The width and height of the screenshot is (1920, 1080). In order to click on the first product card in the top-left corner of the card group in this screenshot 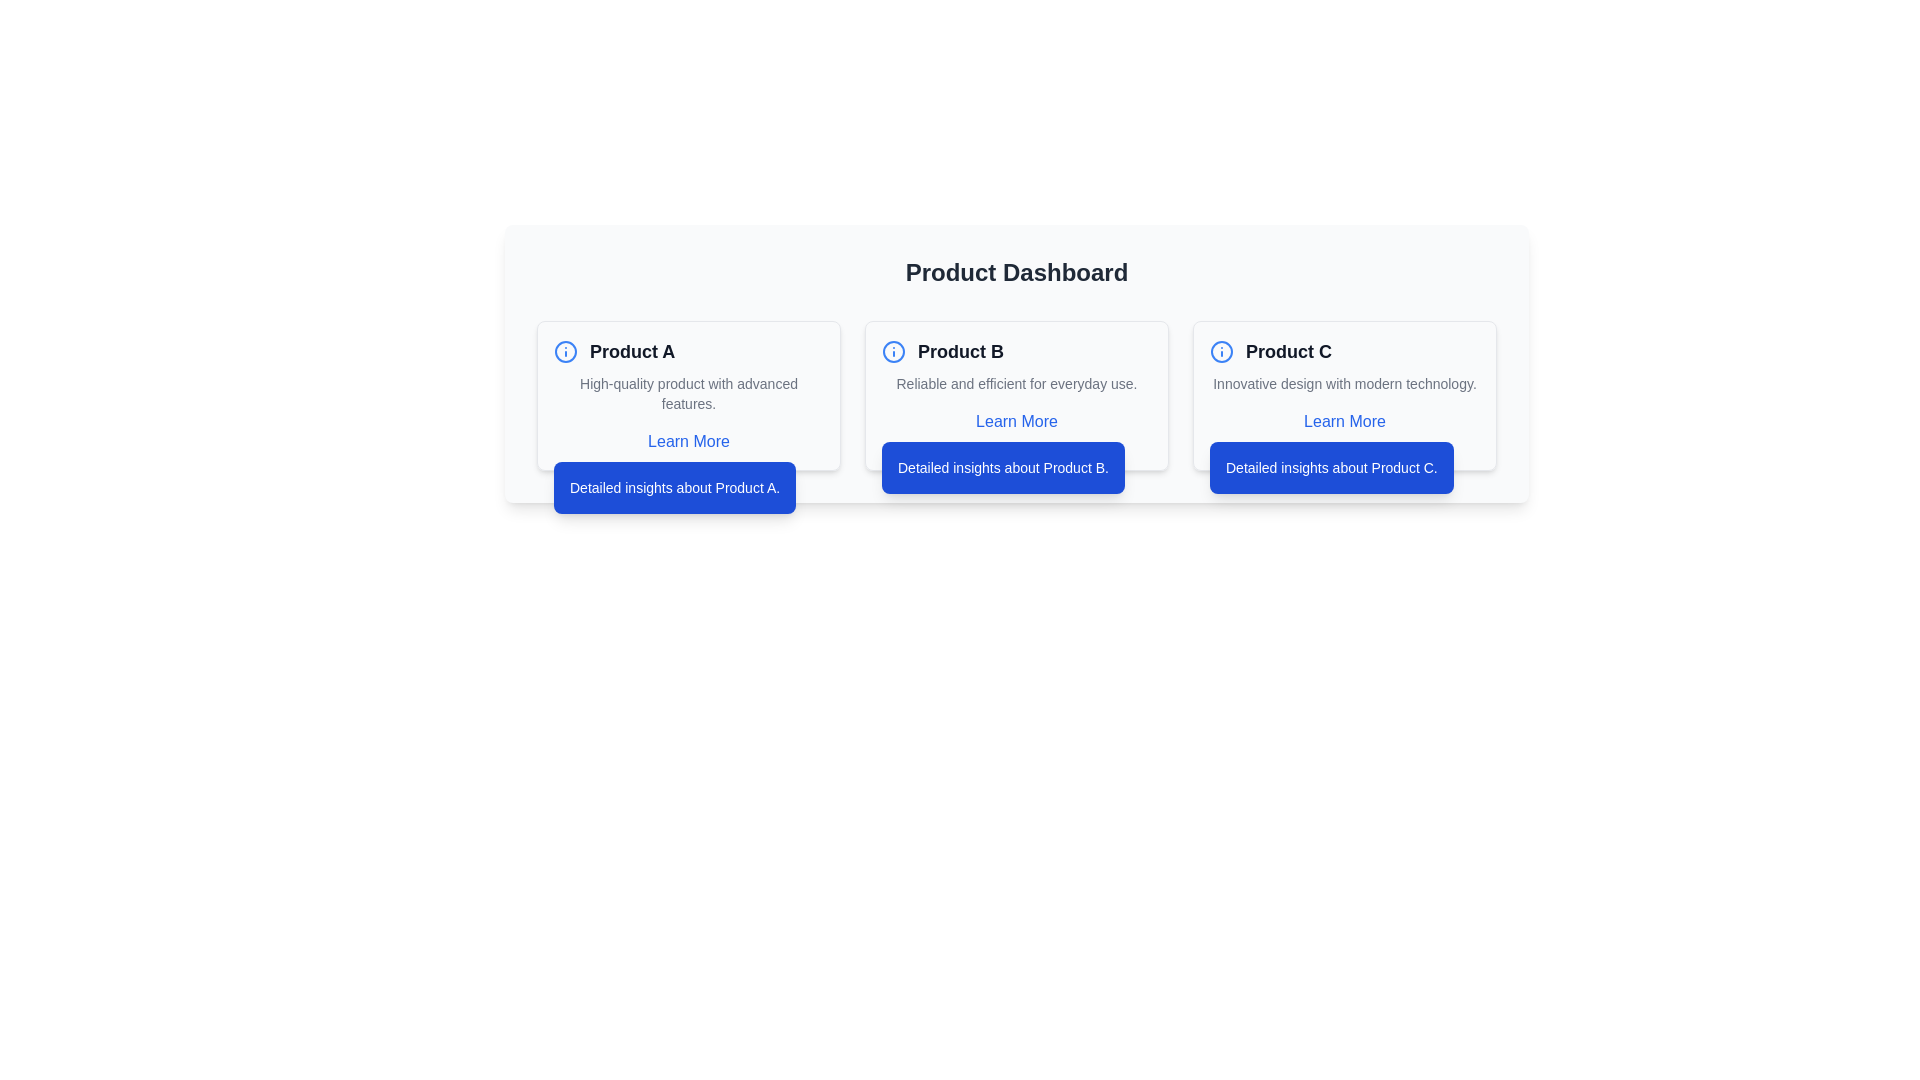, I will do `click(689, 396)`.